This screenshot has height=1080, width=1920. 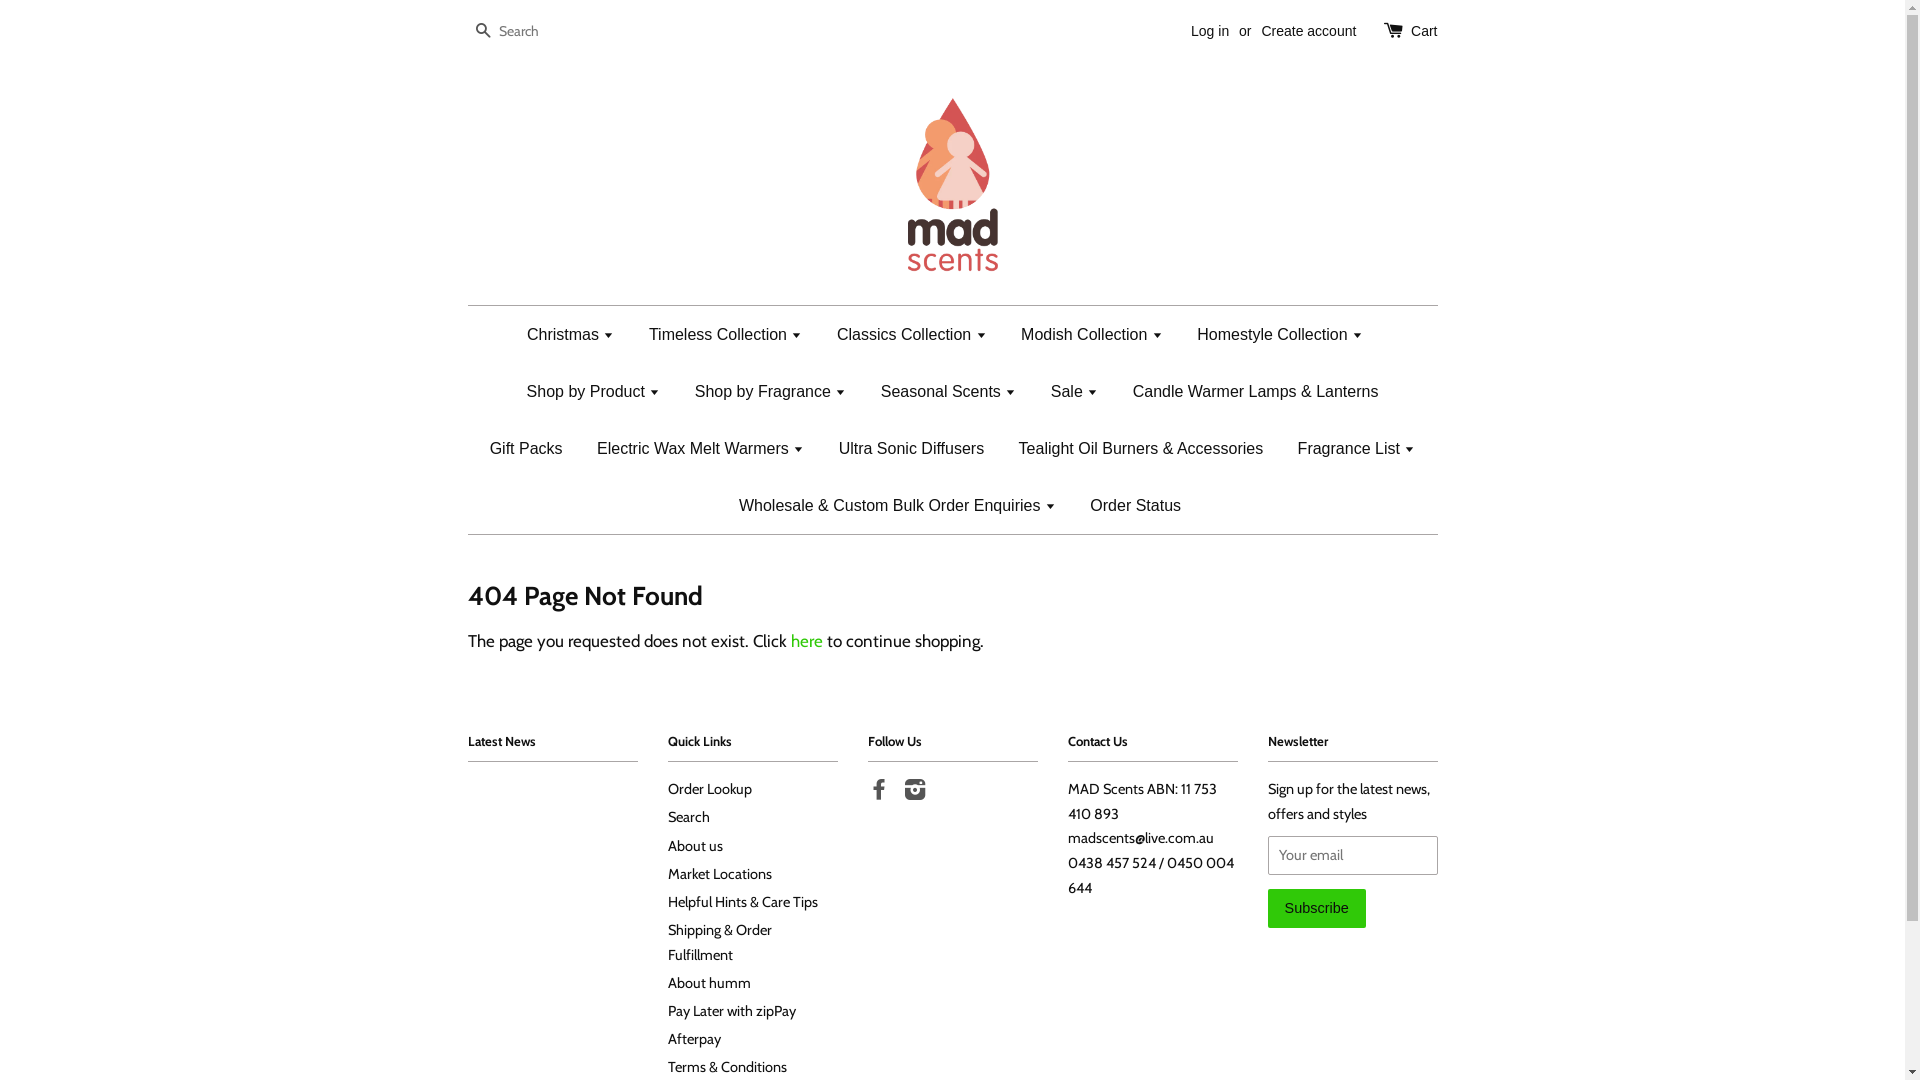 What do you see at coordinates (667, 902) in the screenshot?
I see `'Helpful Hints & Care Tips'` at bounding box center [667, 902].